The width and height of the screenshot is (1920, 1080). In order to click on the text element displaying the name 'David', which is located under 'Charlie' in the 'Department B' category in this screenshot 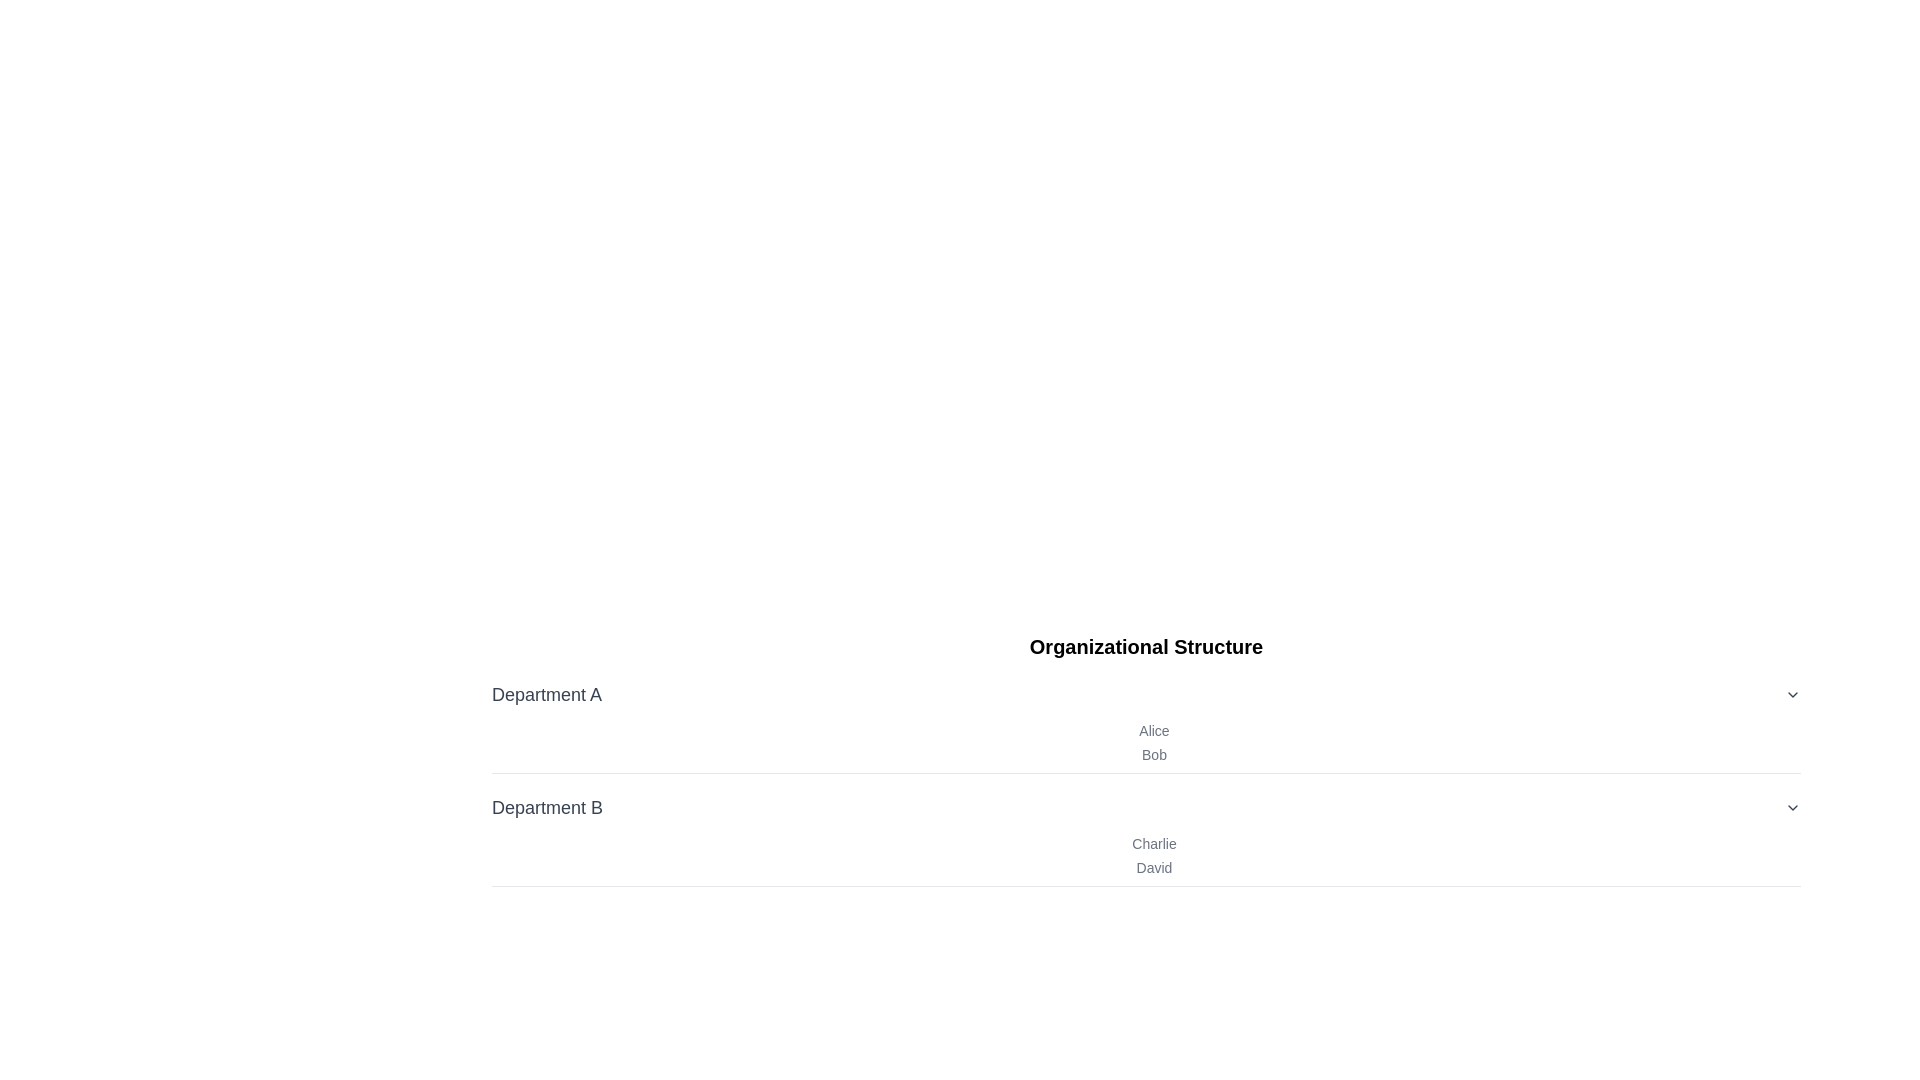, I will do `click(1154, 866)`.